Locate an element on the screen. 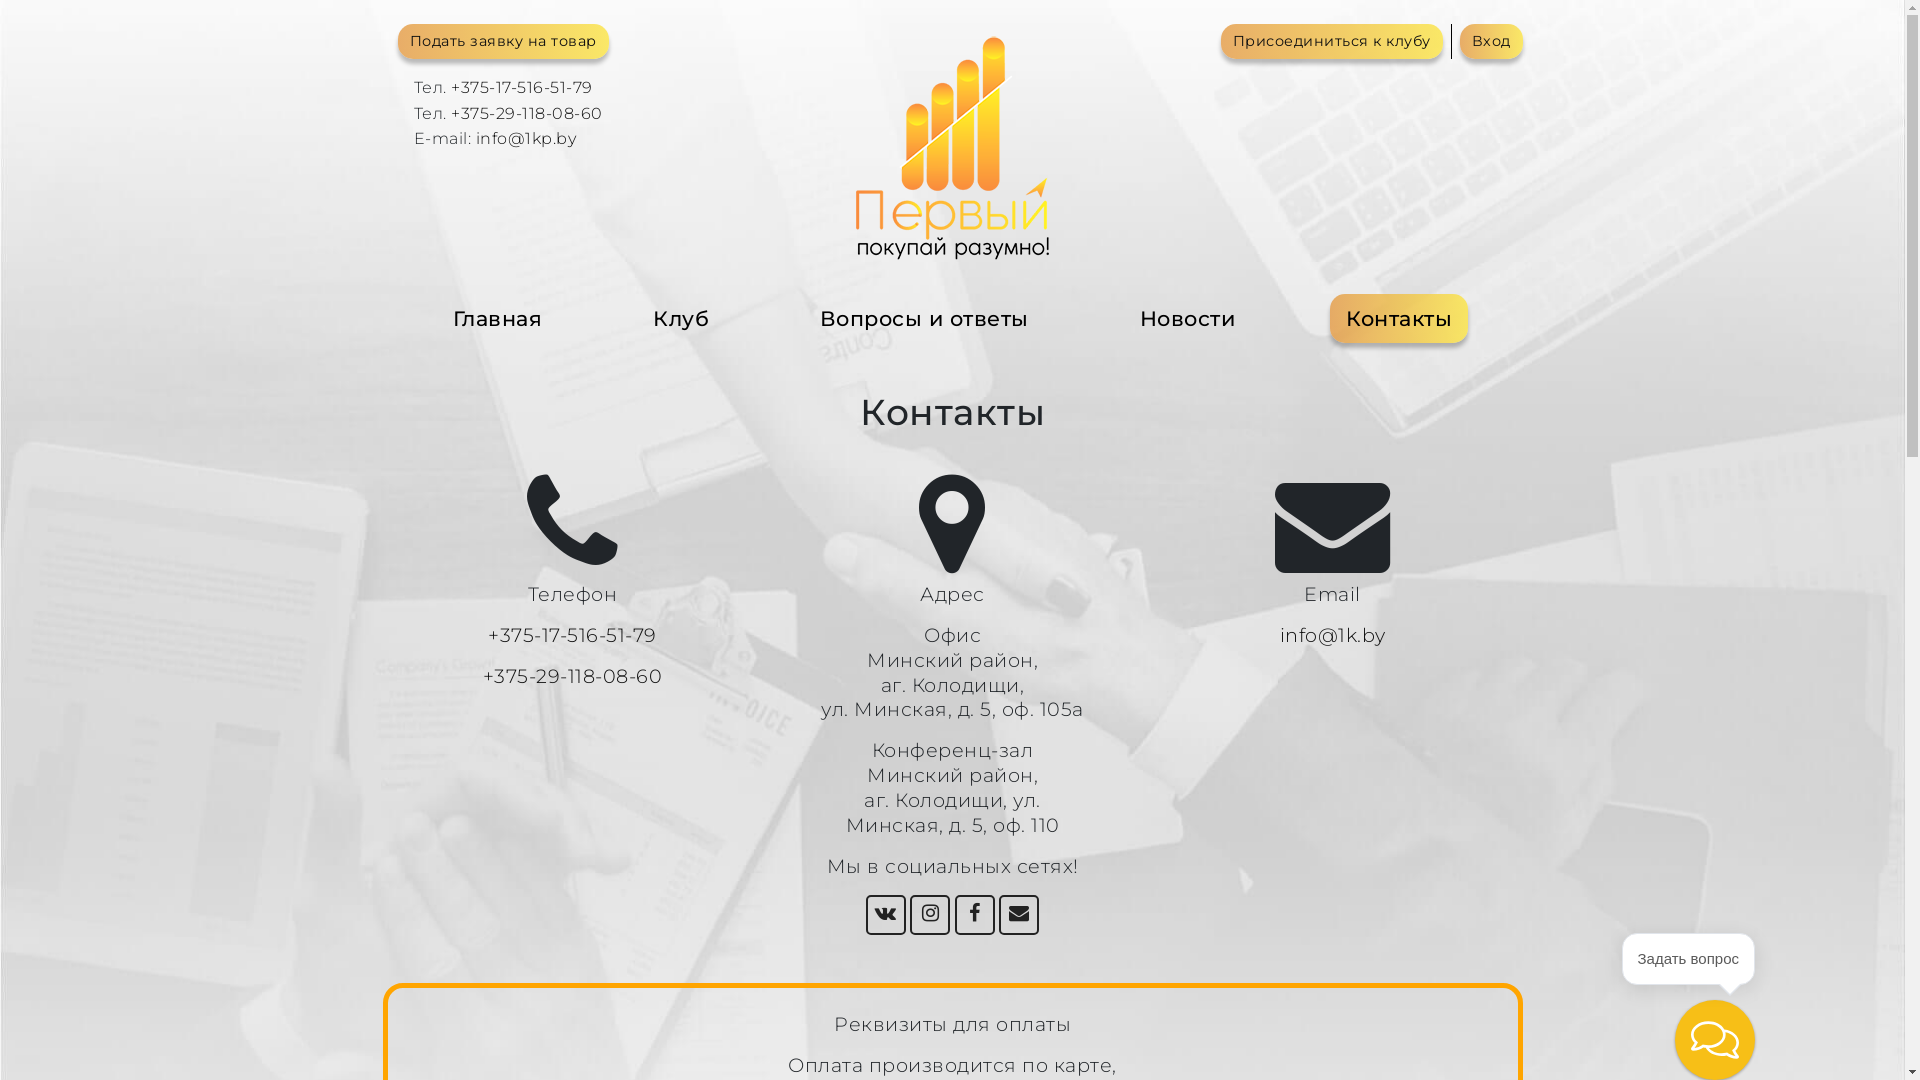 The width and height of the screenshot is (1920, 1080). 'info@1kp.by' is located at coordinates (526, 137).